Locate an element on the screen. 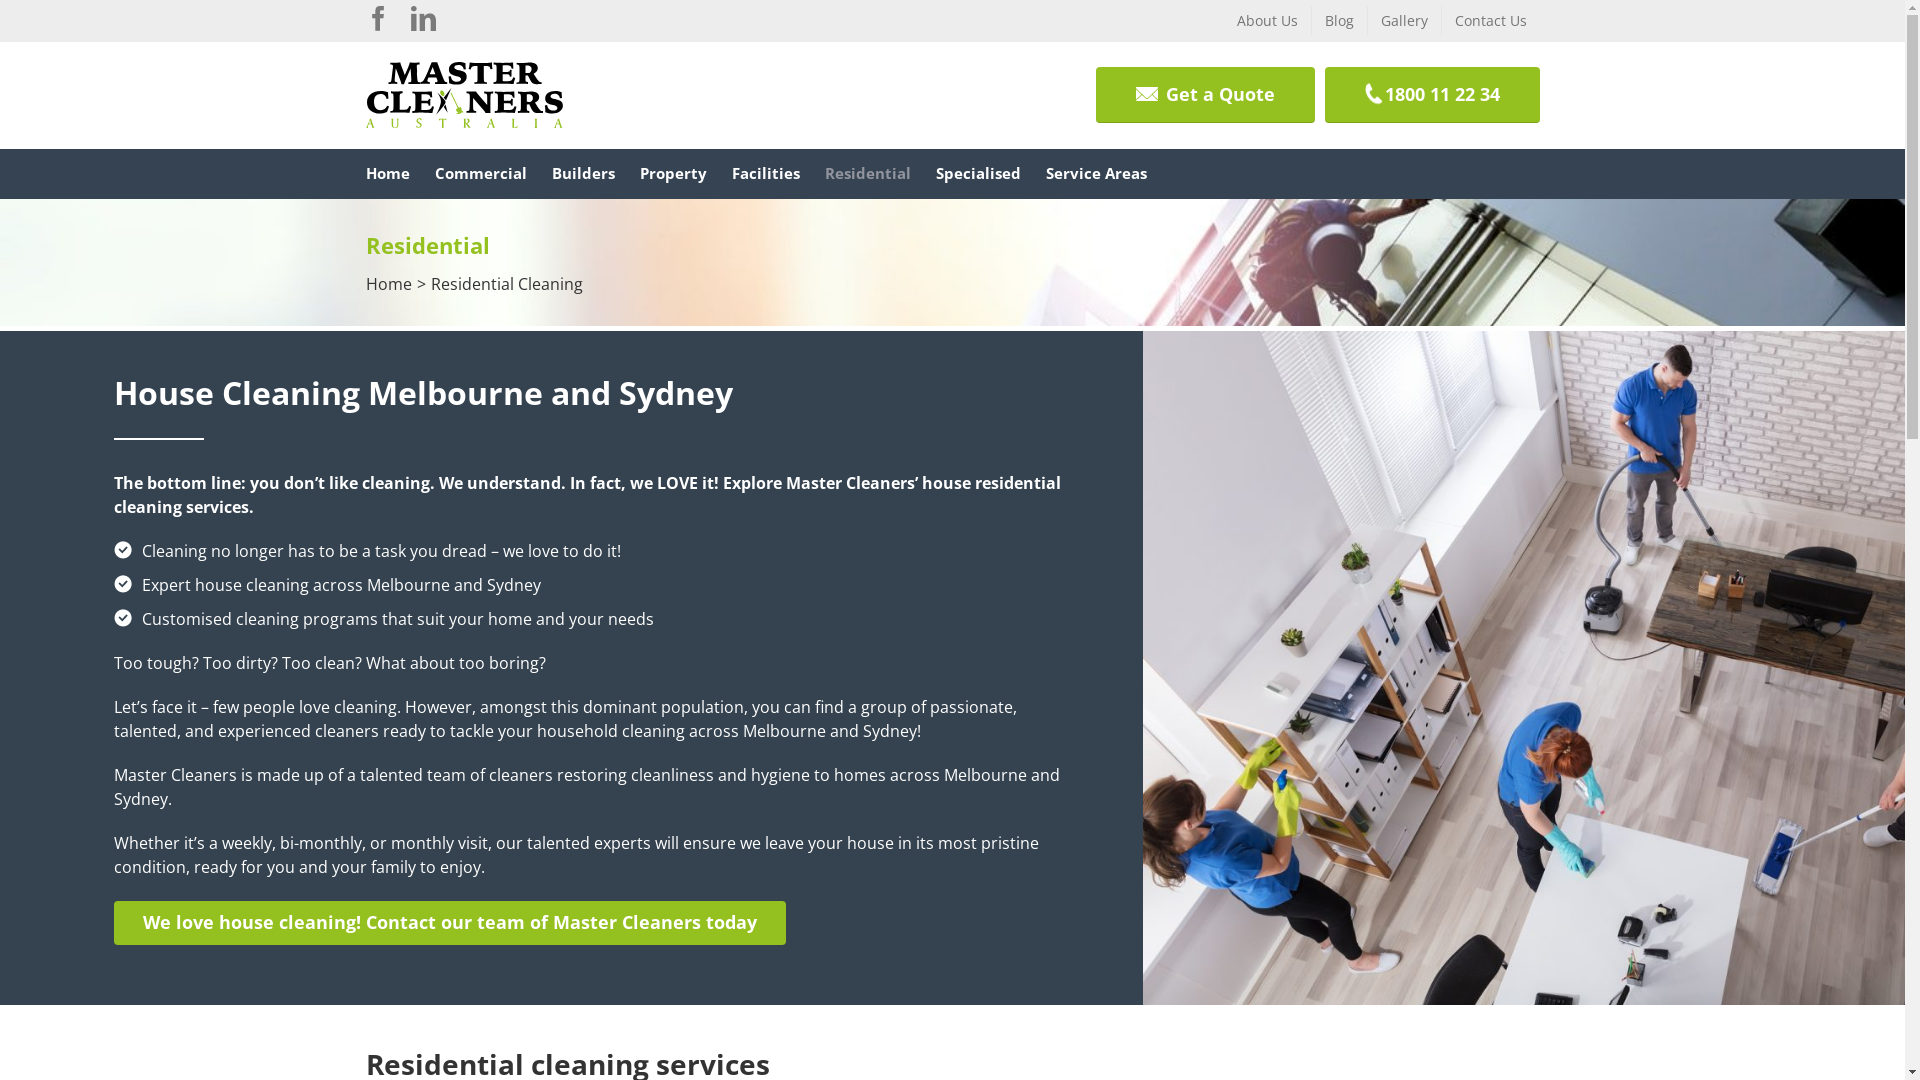 The height and width of the screenshot is (1080, 1920). 'Specialised' is located at coordinates (935, 172).